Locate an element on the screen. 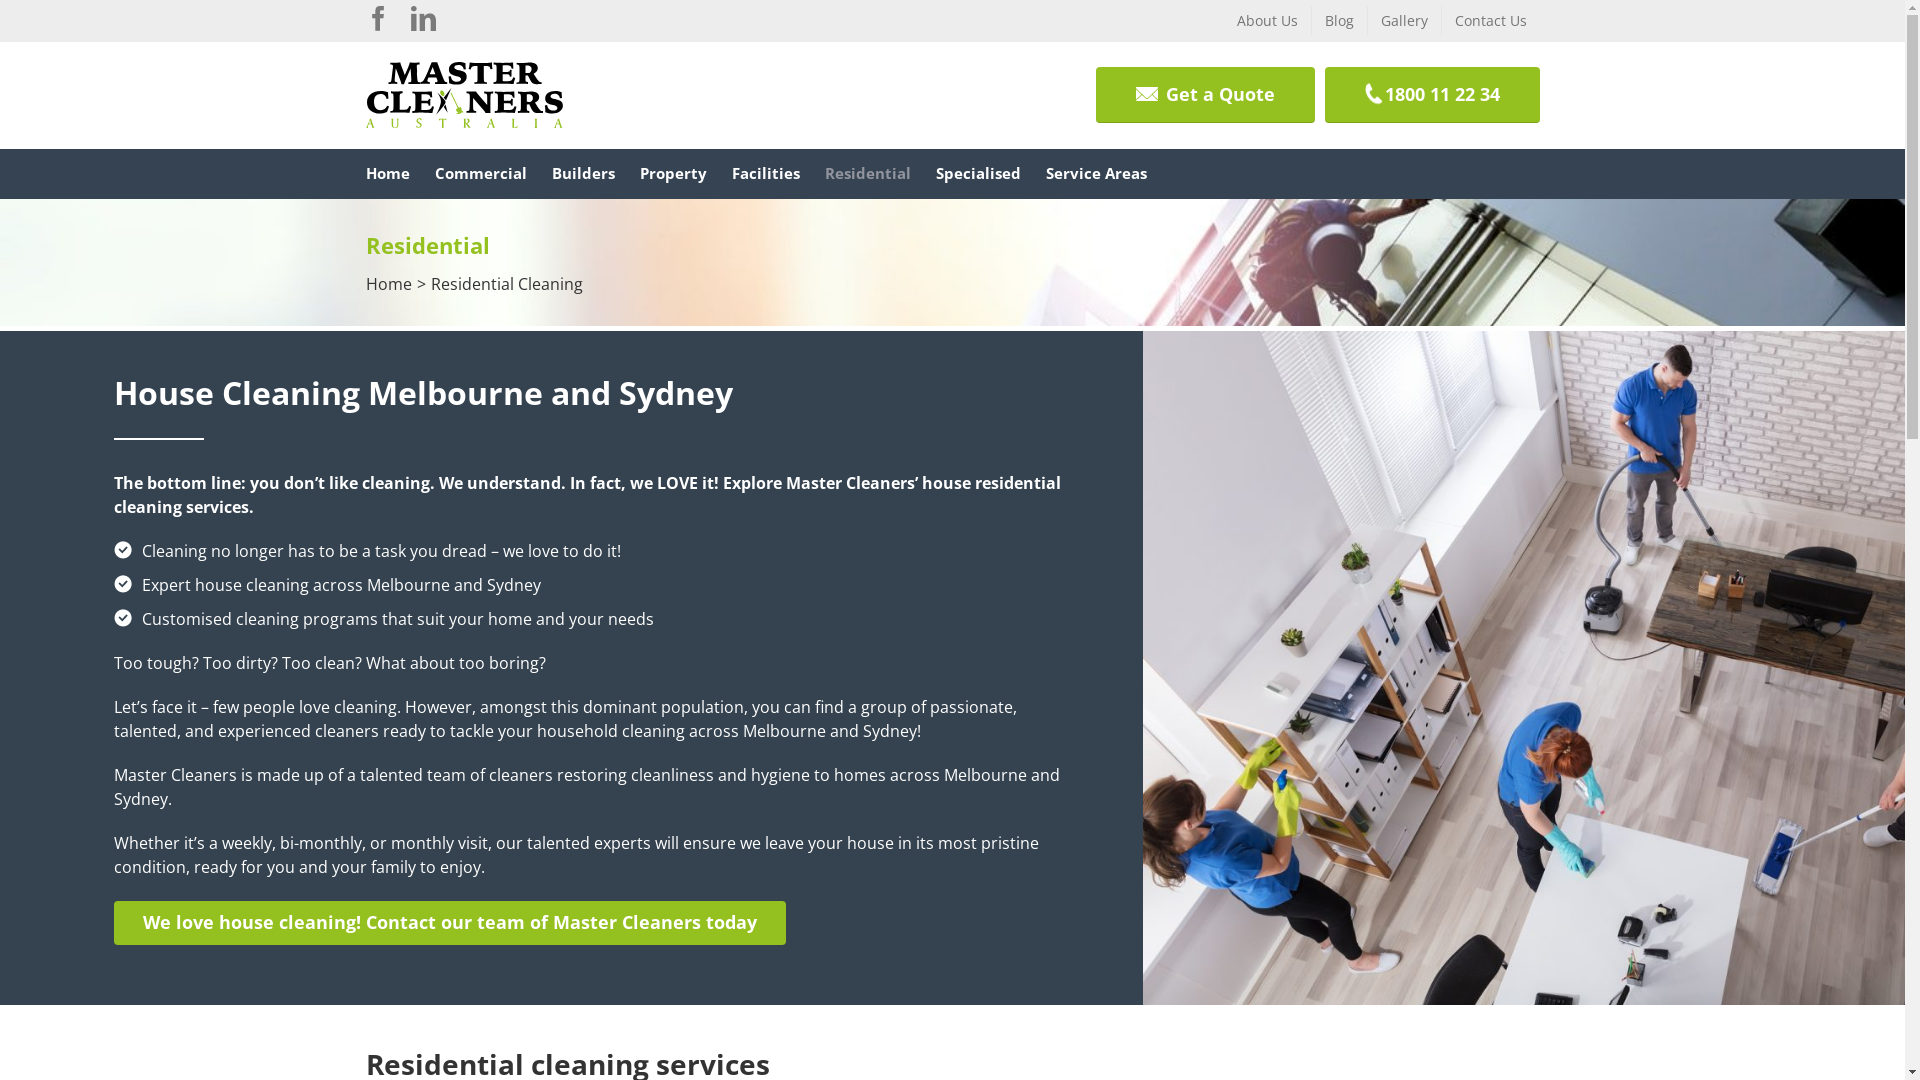 The height and width of the screenshot is (1080, 1920). 'Specialised' is located at coordinates (935, 172).